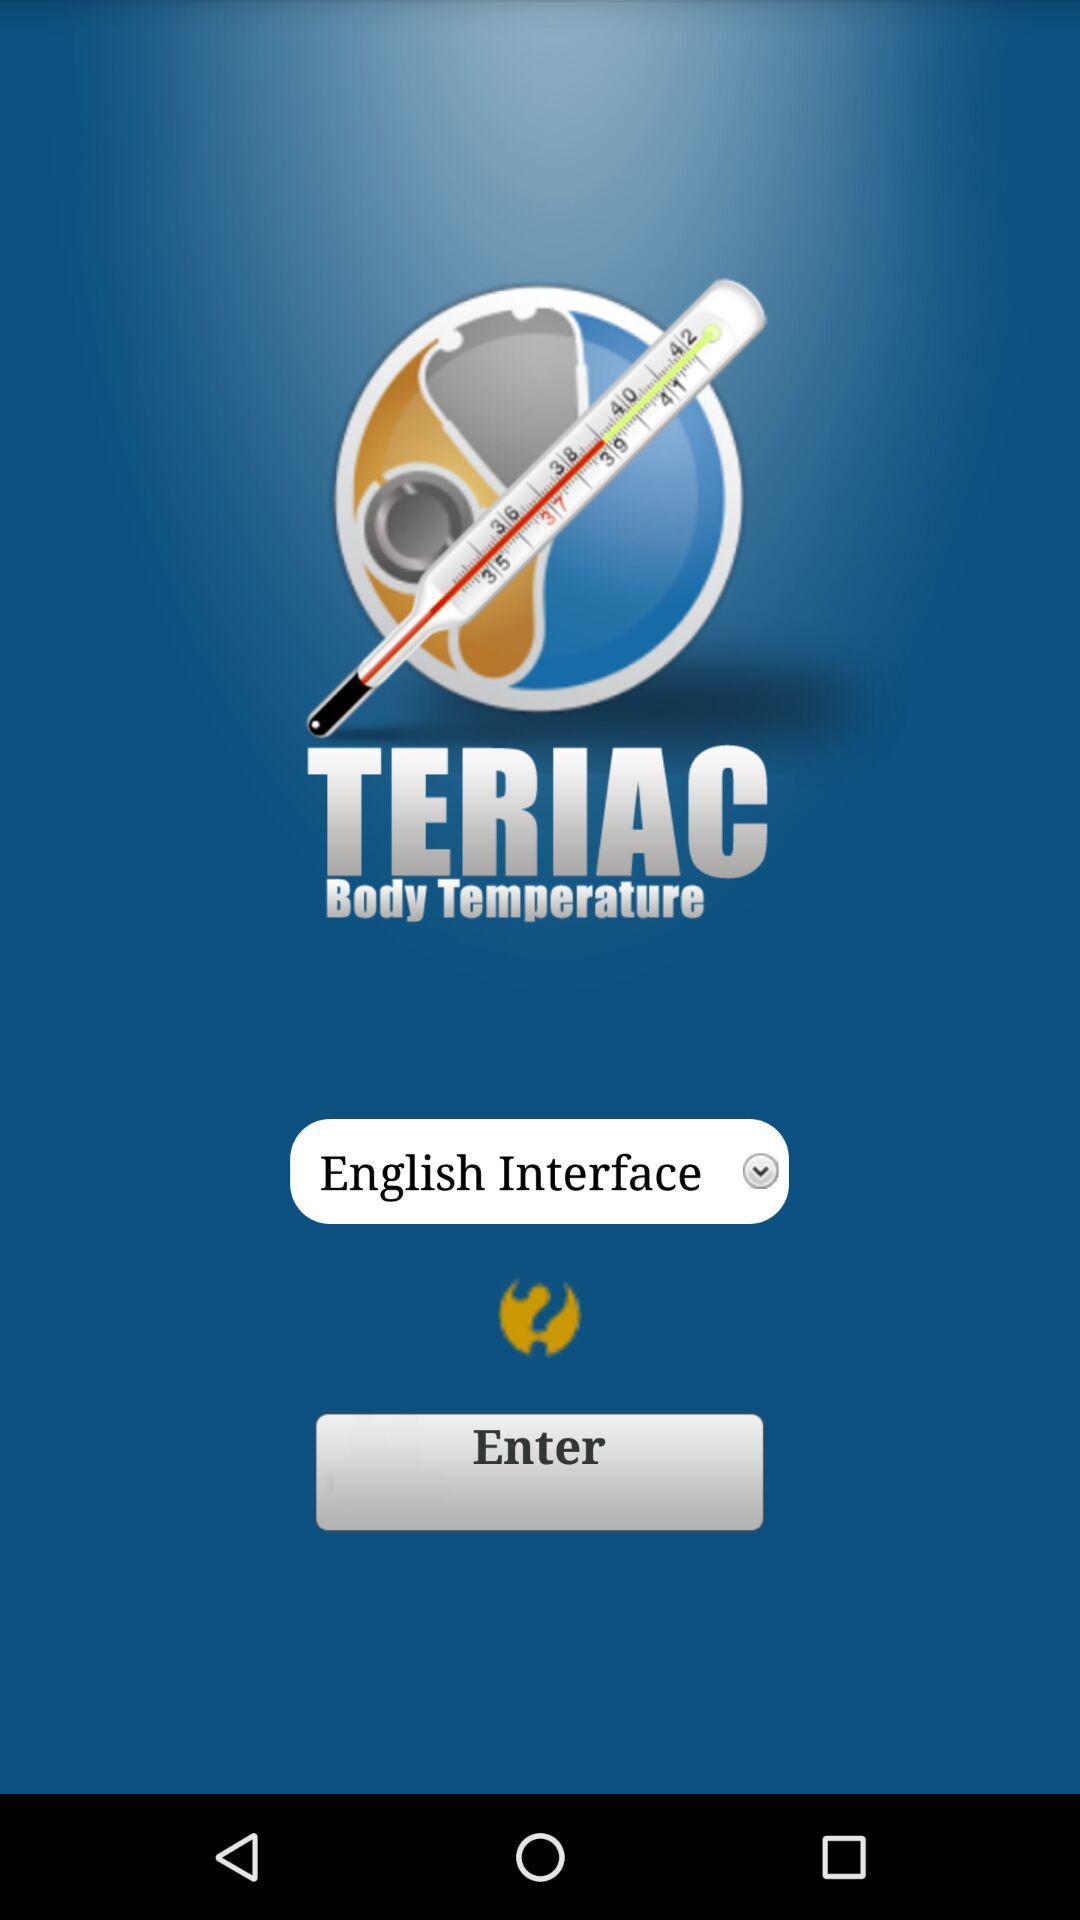 The image size is (1080, 1920). What do you see at coordinates (540, 1318) in the screenshot?
I see `help option` at bounding box center [540, 1318].